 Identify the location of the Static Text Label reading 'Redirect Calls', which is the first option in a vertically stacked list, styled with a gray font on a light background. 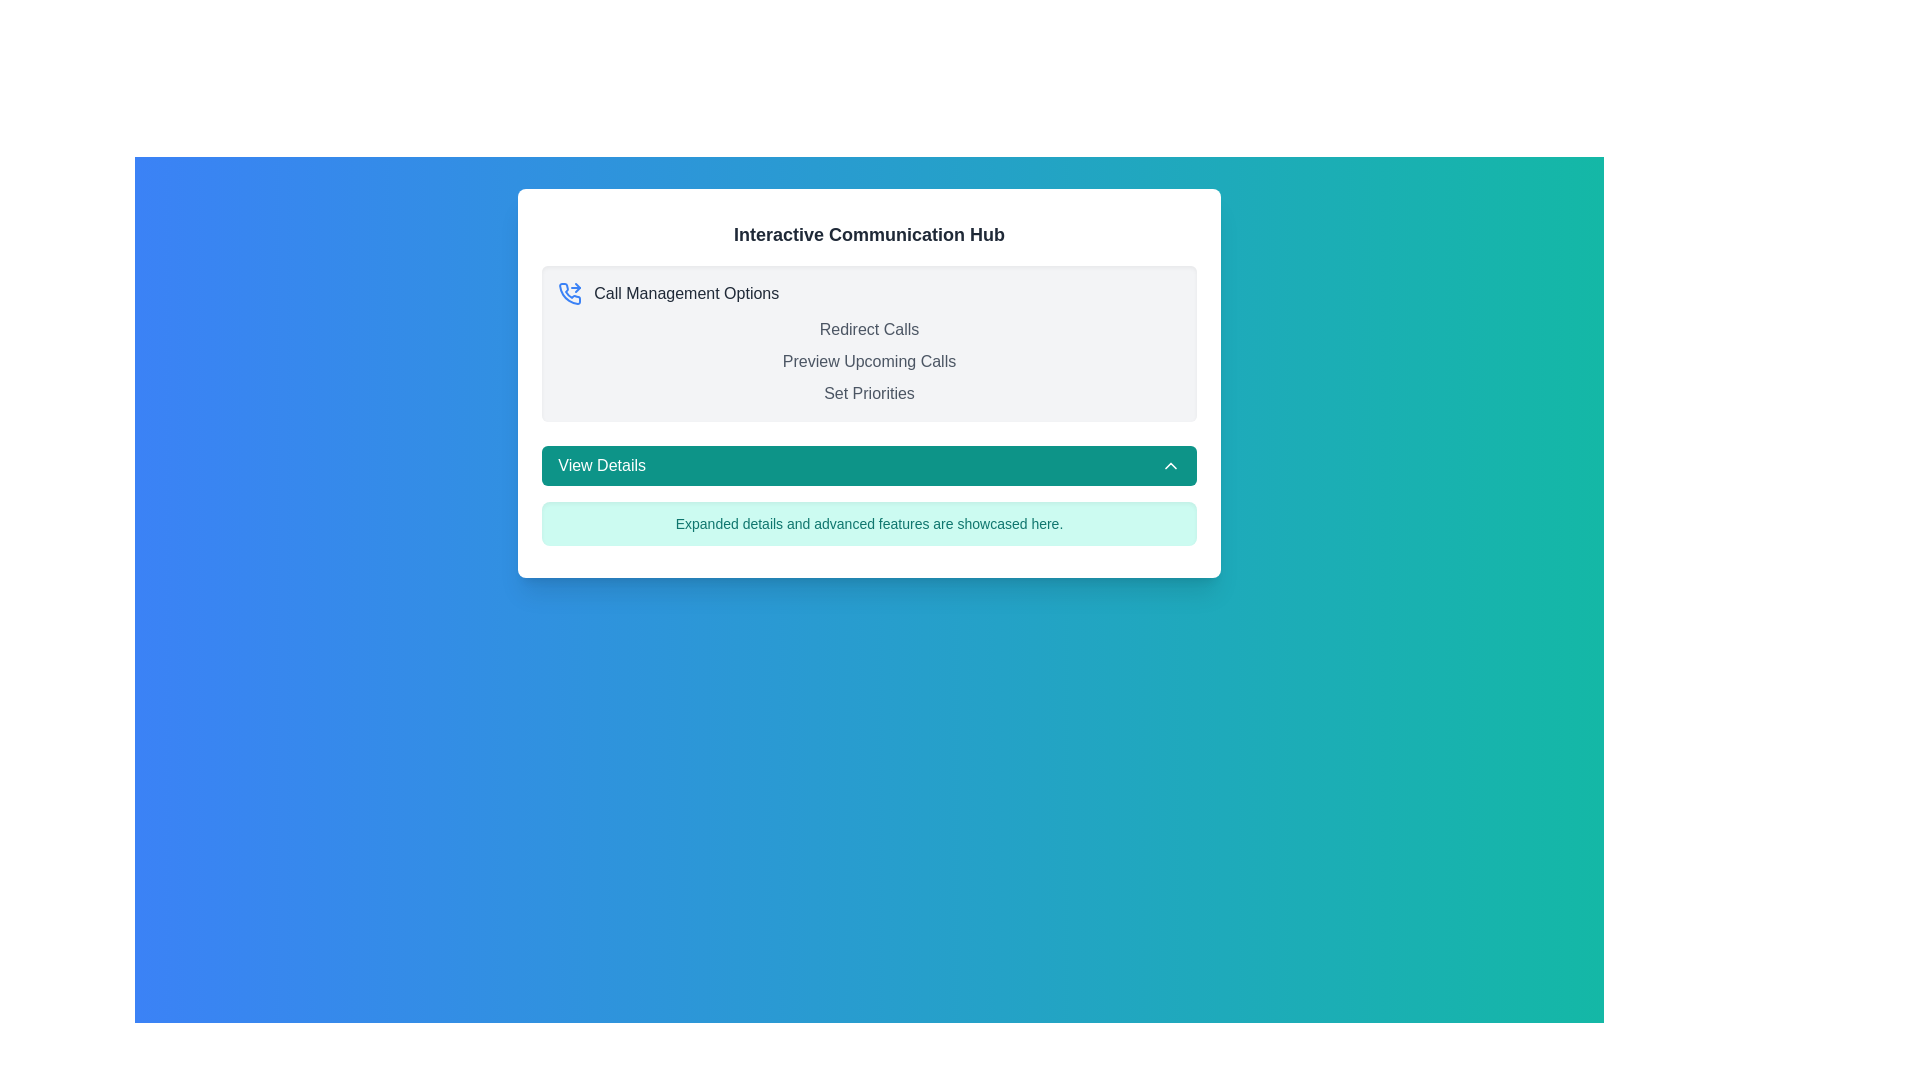
(869, 329).